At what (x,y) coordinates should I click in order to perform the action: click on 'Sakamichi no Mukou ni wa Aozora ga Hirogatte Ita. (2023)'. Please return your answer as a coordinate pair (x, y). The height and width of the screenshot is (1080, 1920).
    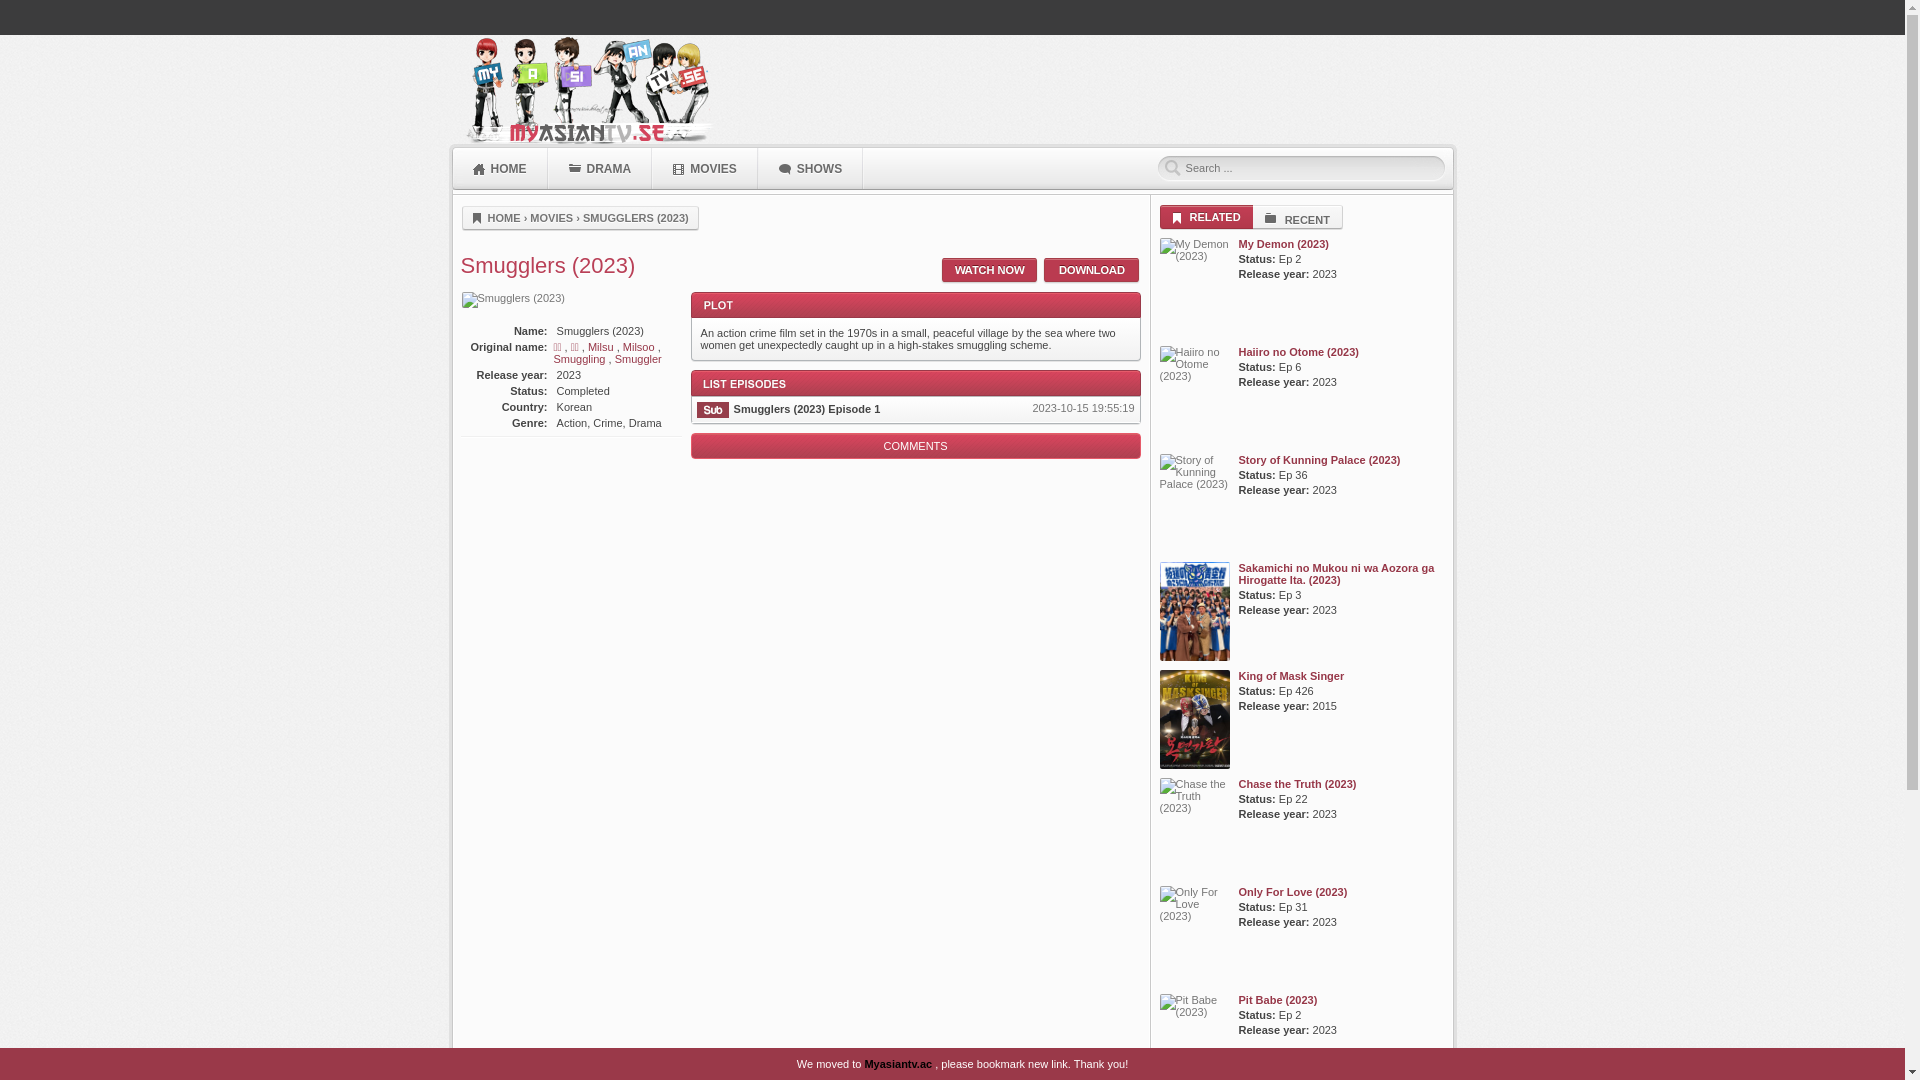
    Looking at the image, I should click on (1335, 574).